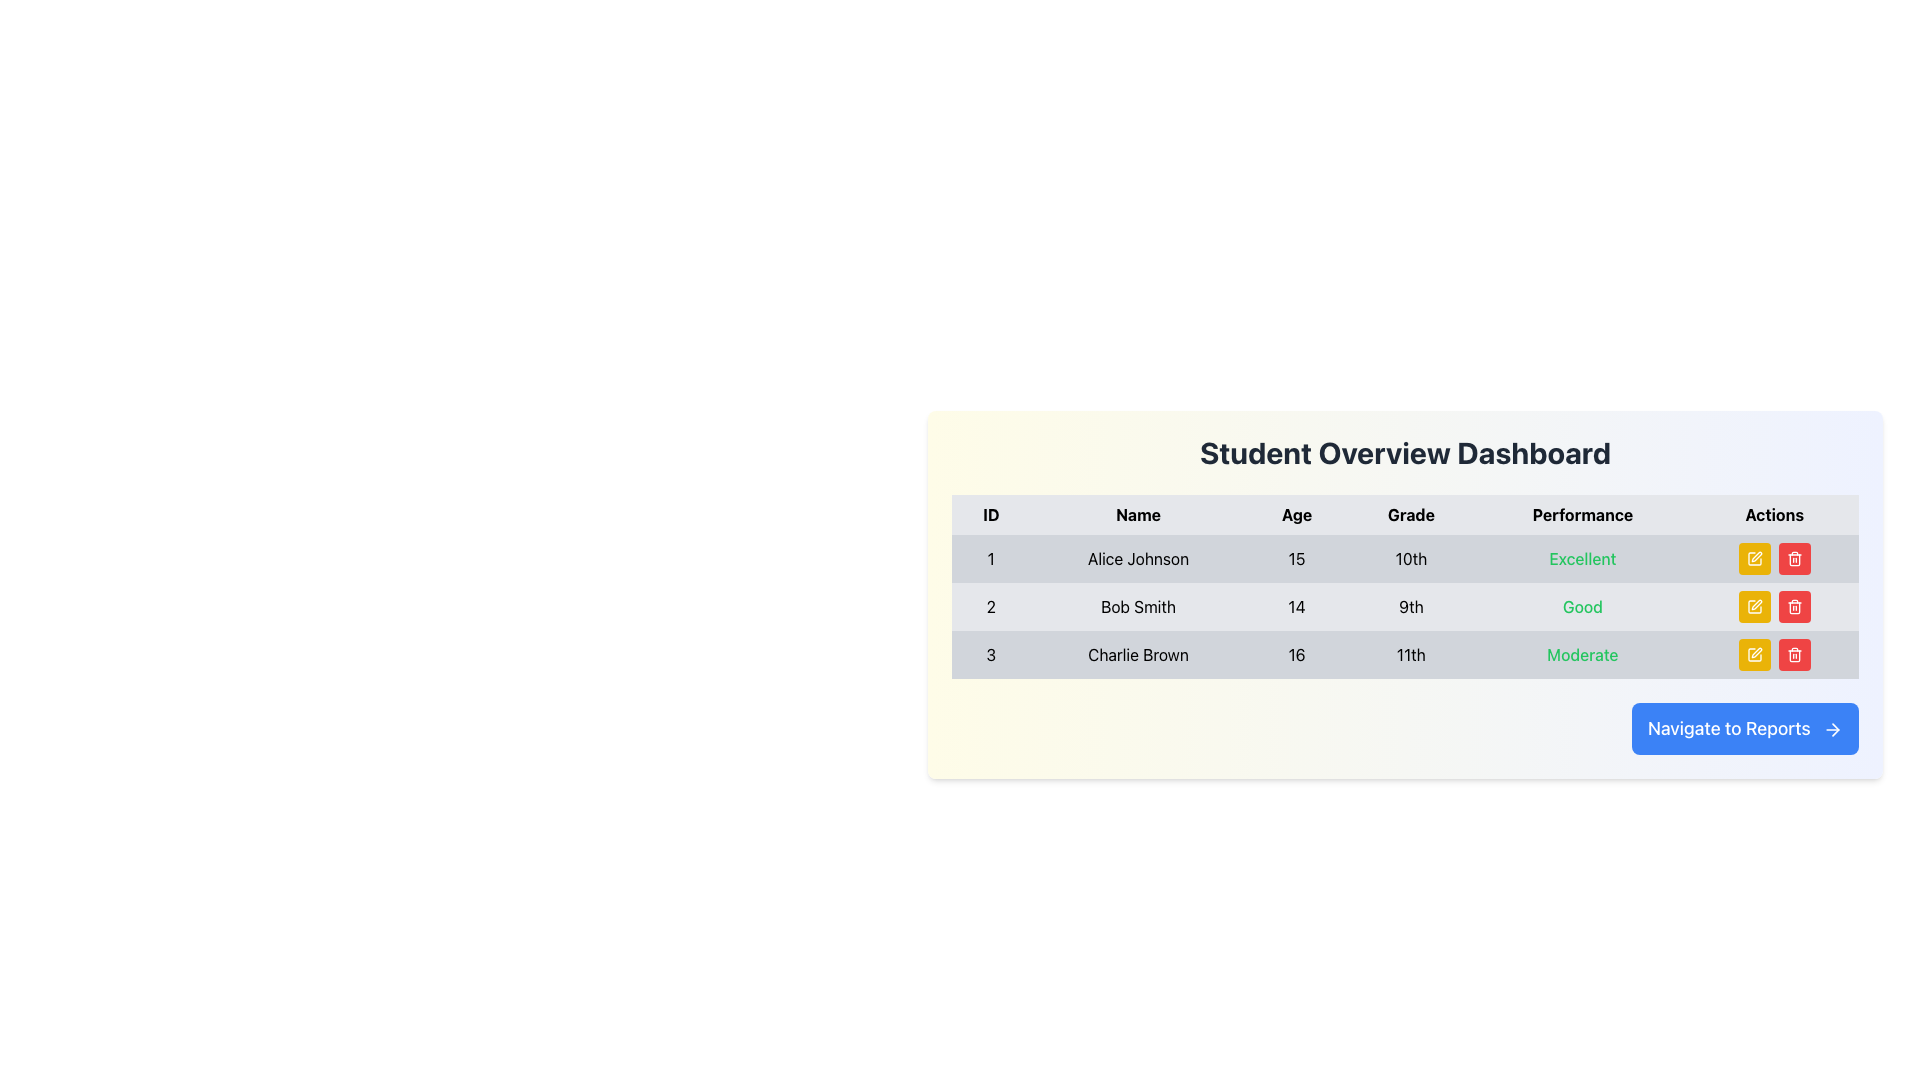 The width and height of the screenshot is (1920, 1080). Describe the element at coordinates (1410, 655) in the screenshot. I see `the text '11th' which is rendered in black font on a light gray background, located in the grade column of the third row in the student details table` at that location.